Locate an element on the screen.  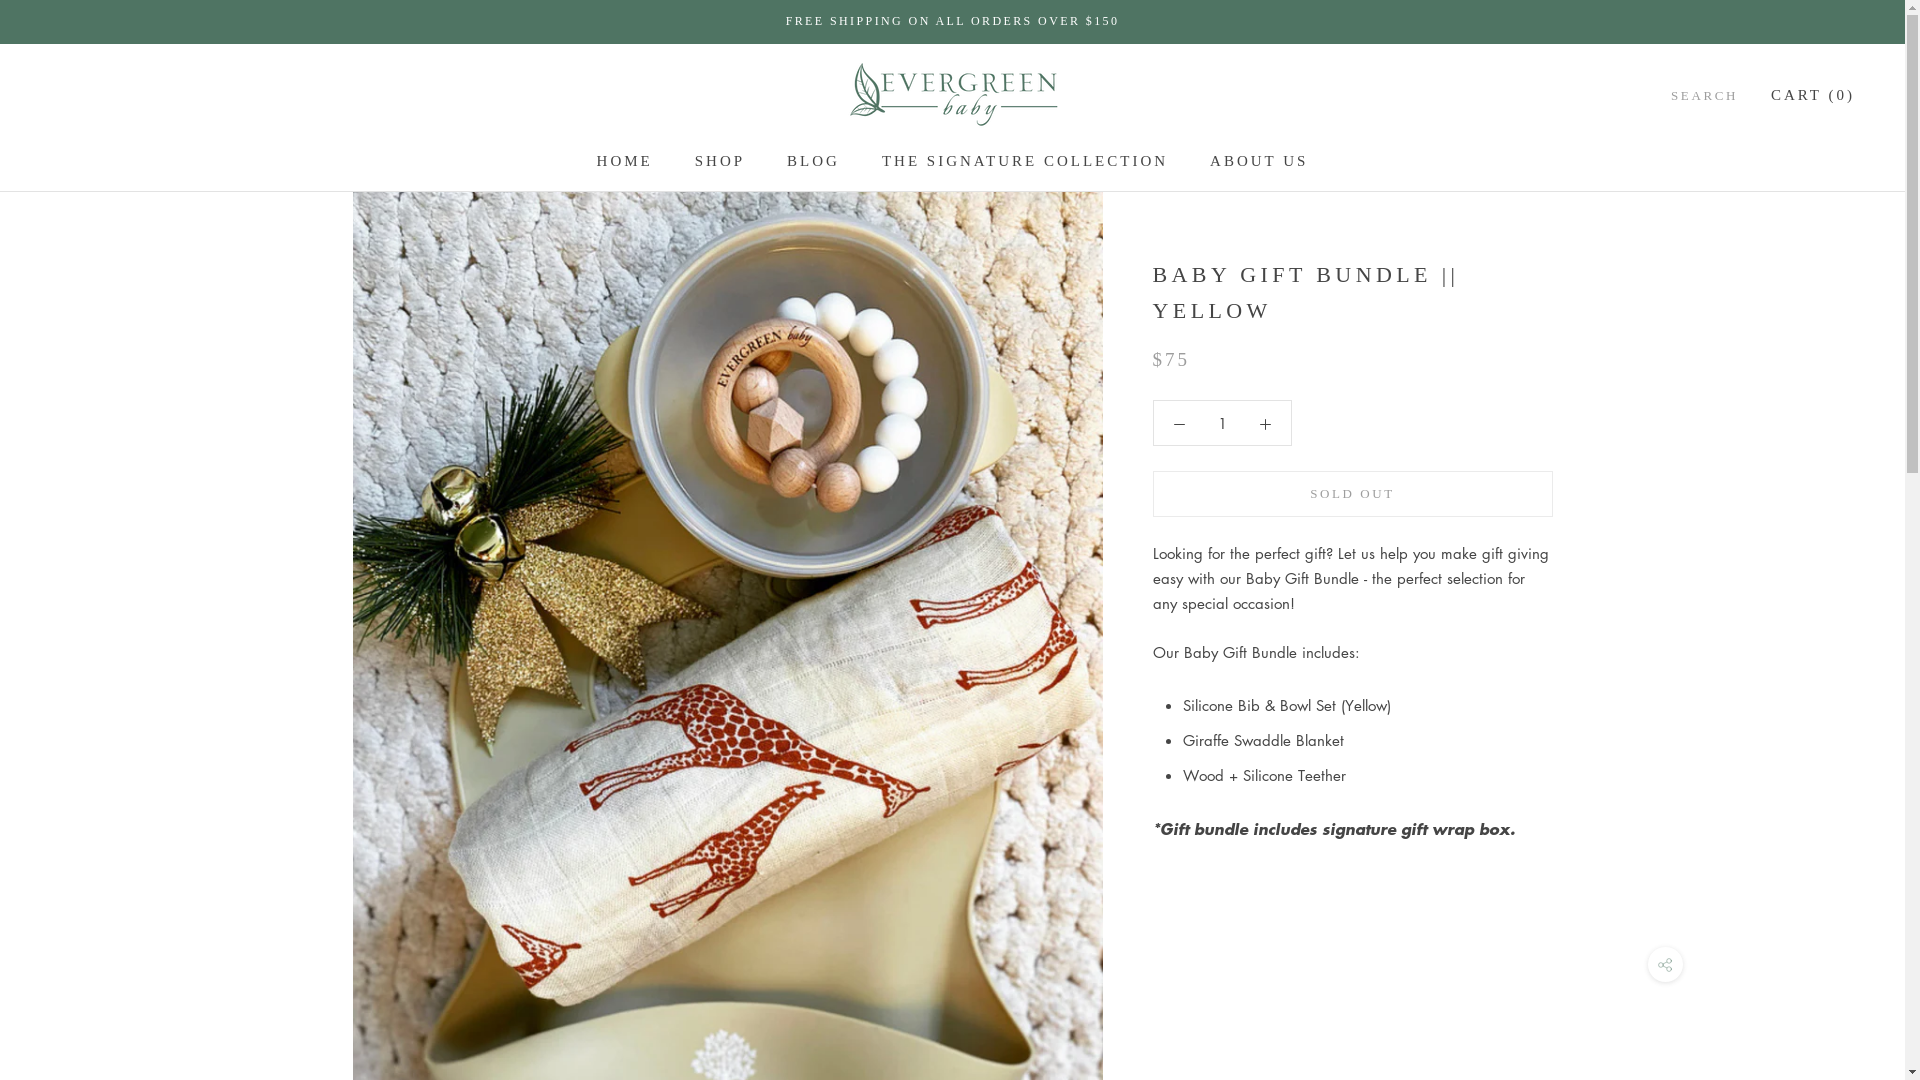
'CART (0)' is located at coordinates (1813, 95).